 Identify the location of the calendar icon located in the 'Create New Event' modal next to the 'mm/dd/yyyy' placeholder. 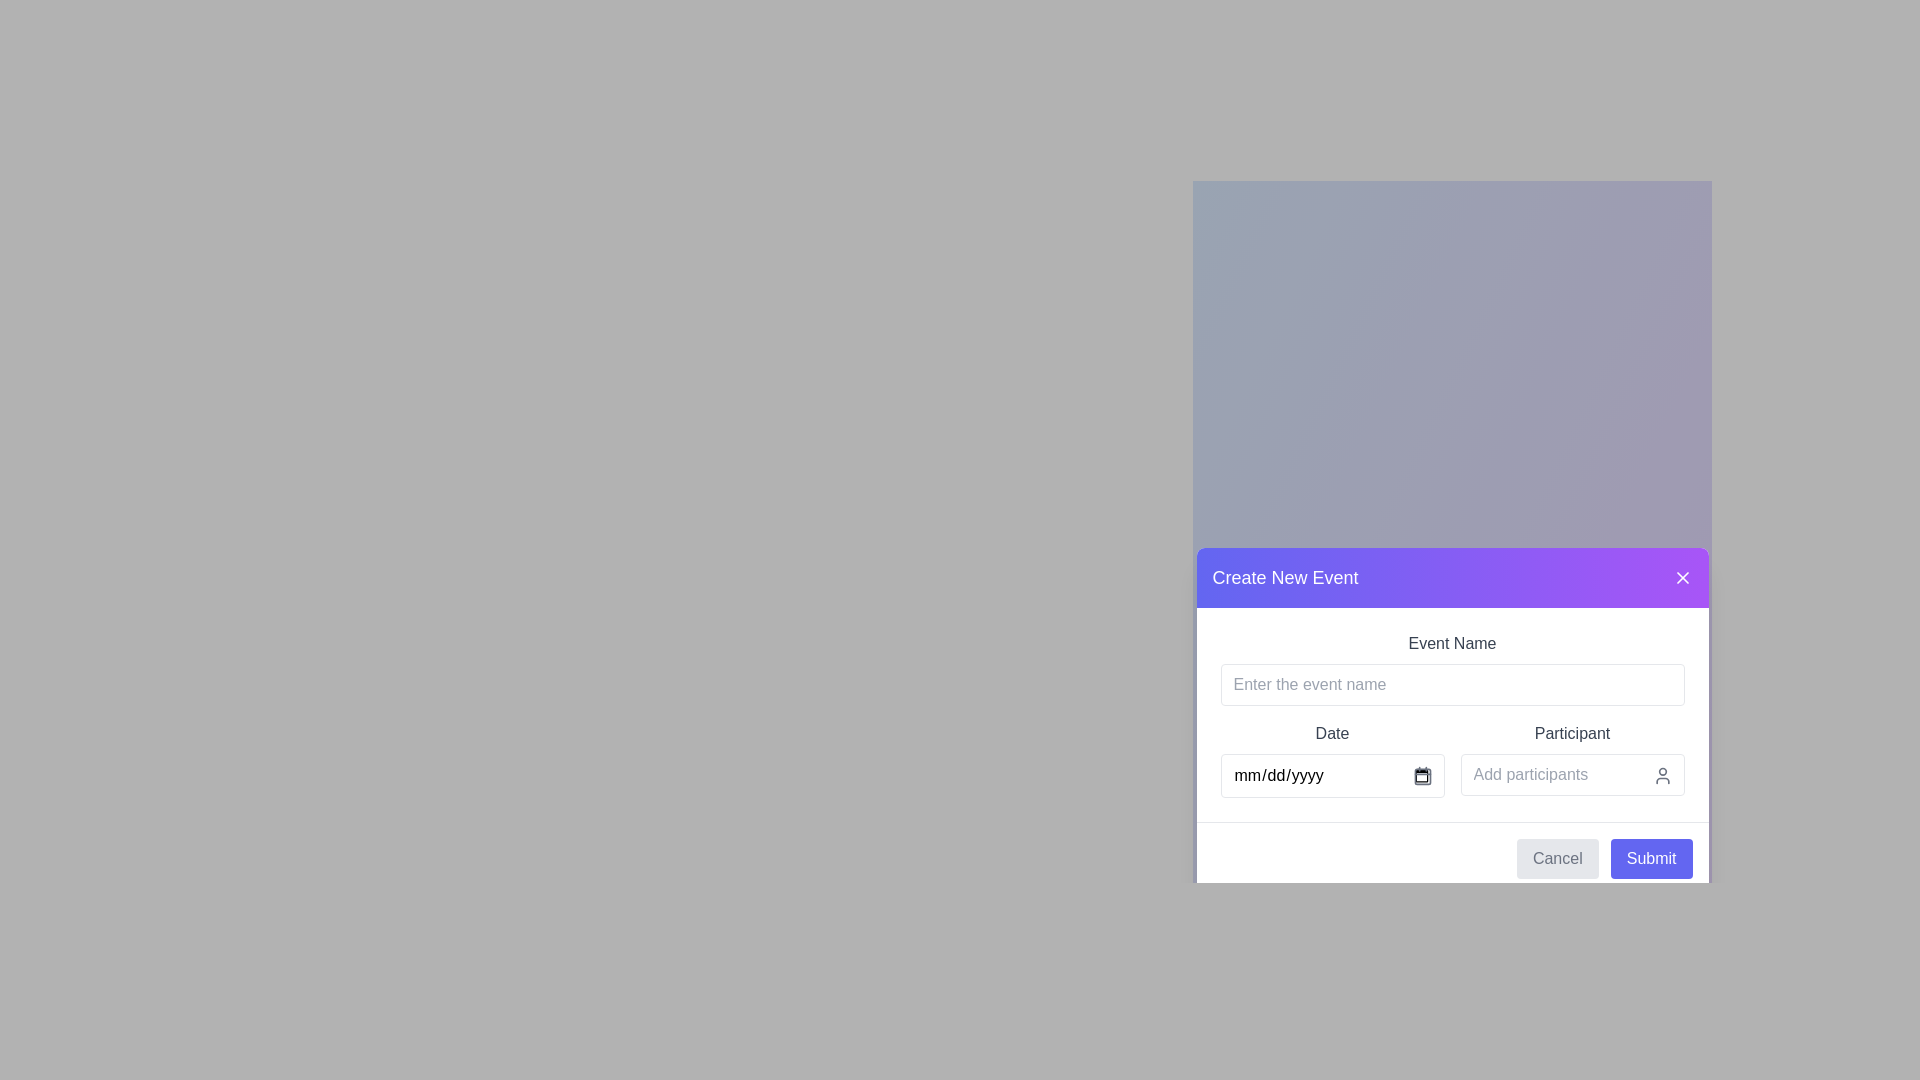
(1421, 775).